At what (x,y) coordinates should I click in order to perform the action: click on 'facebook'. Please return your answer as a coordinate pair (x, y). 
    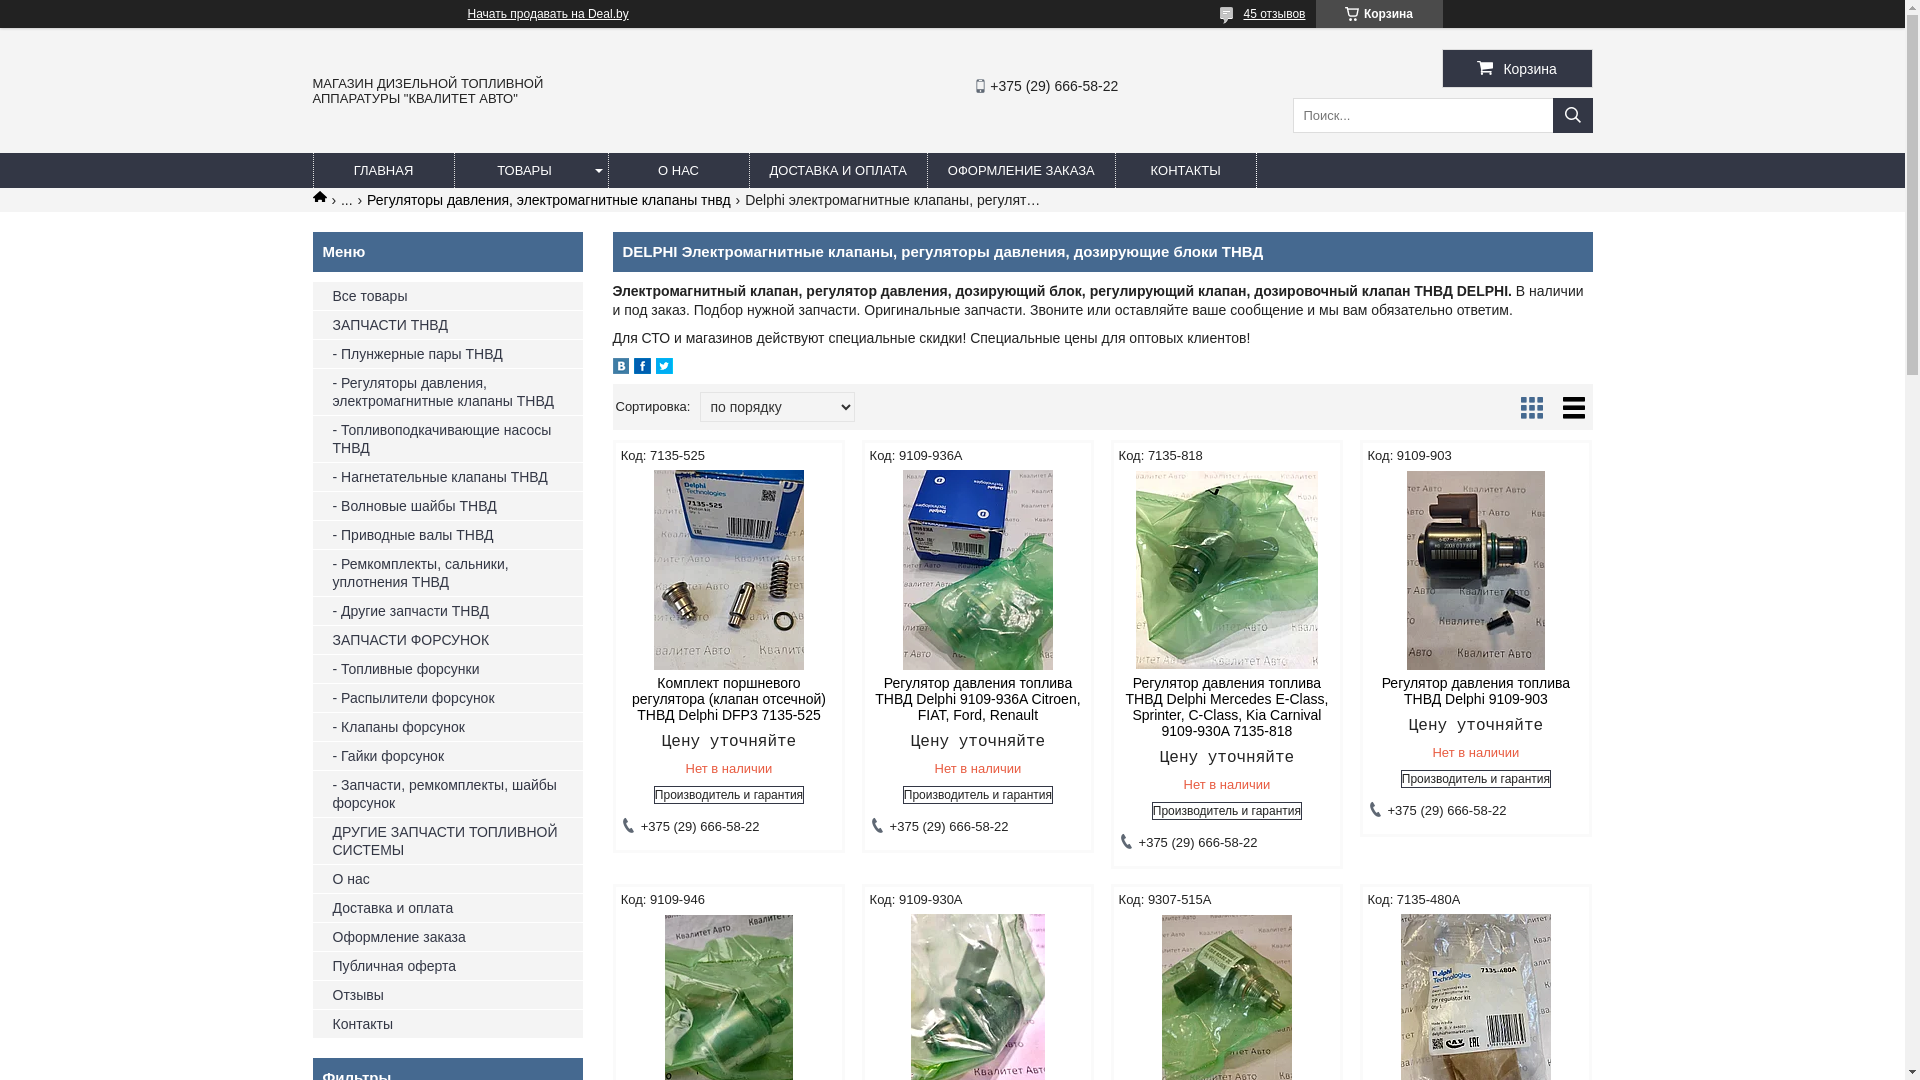
    Looking at the image, I should click on (642, 369).